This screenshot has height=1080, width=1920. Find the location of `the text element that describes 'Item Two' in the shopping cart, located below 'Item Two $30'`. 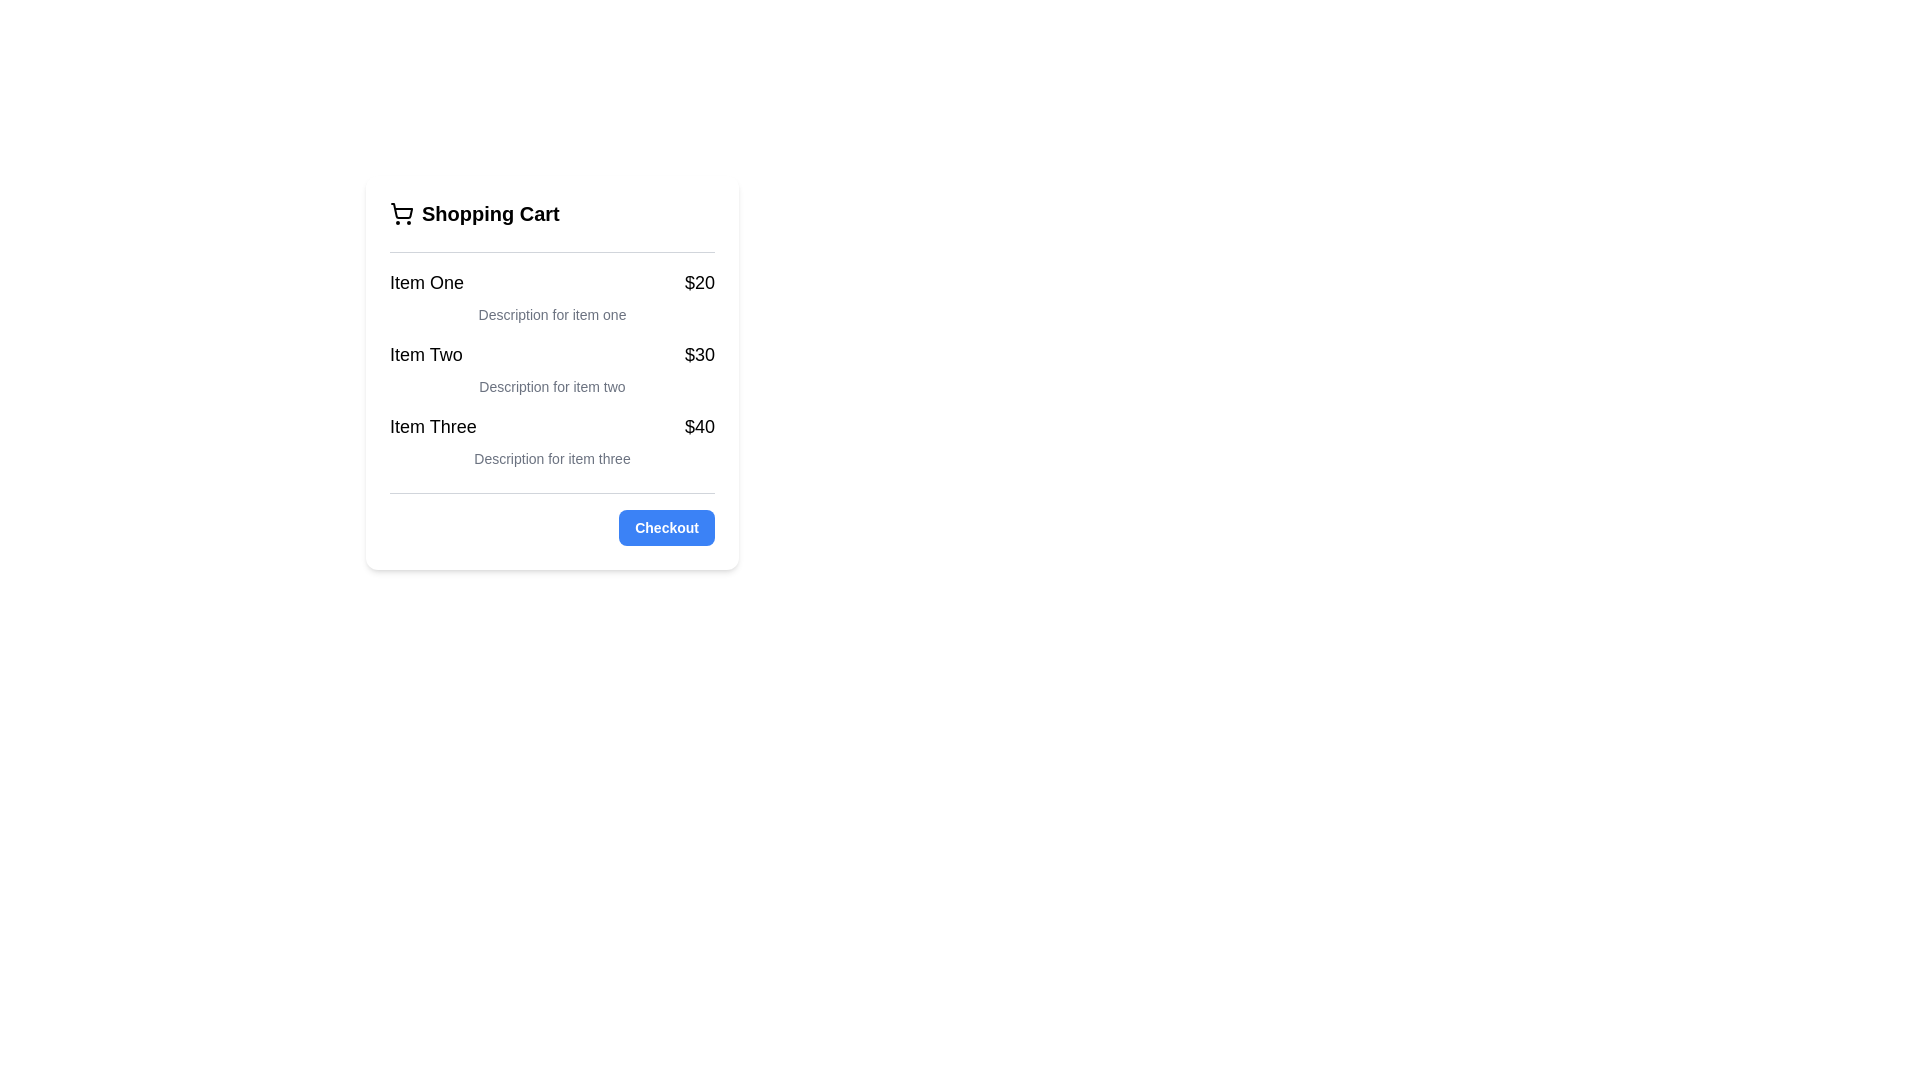

the text element that describes 'Item Two' in the shopping cart, located below 'Item Two $30' is located at coordinates (552, 386).